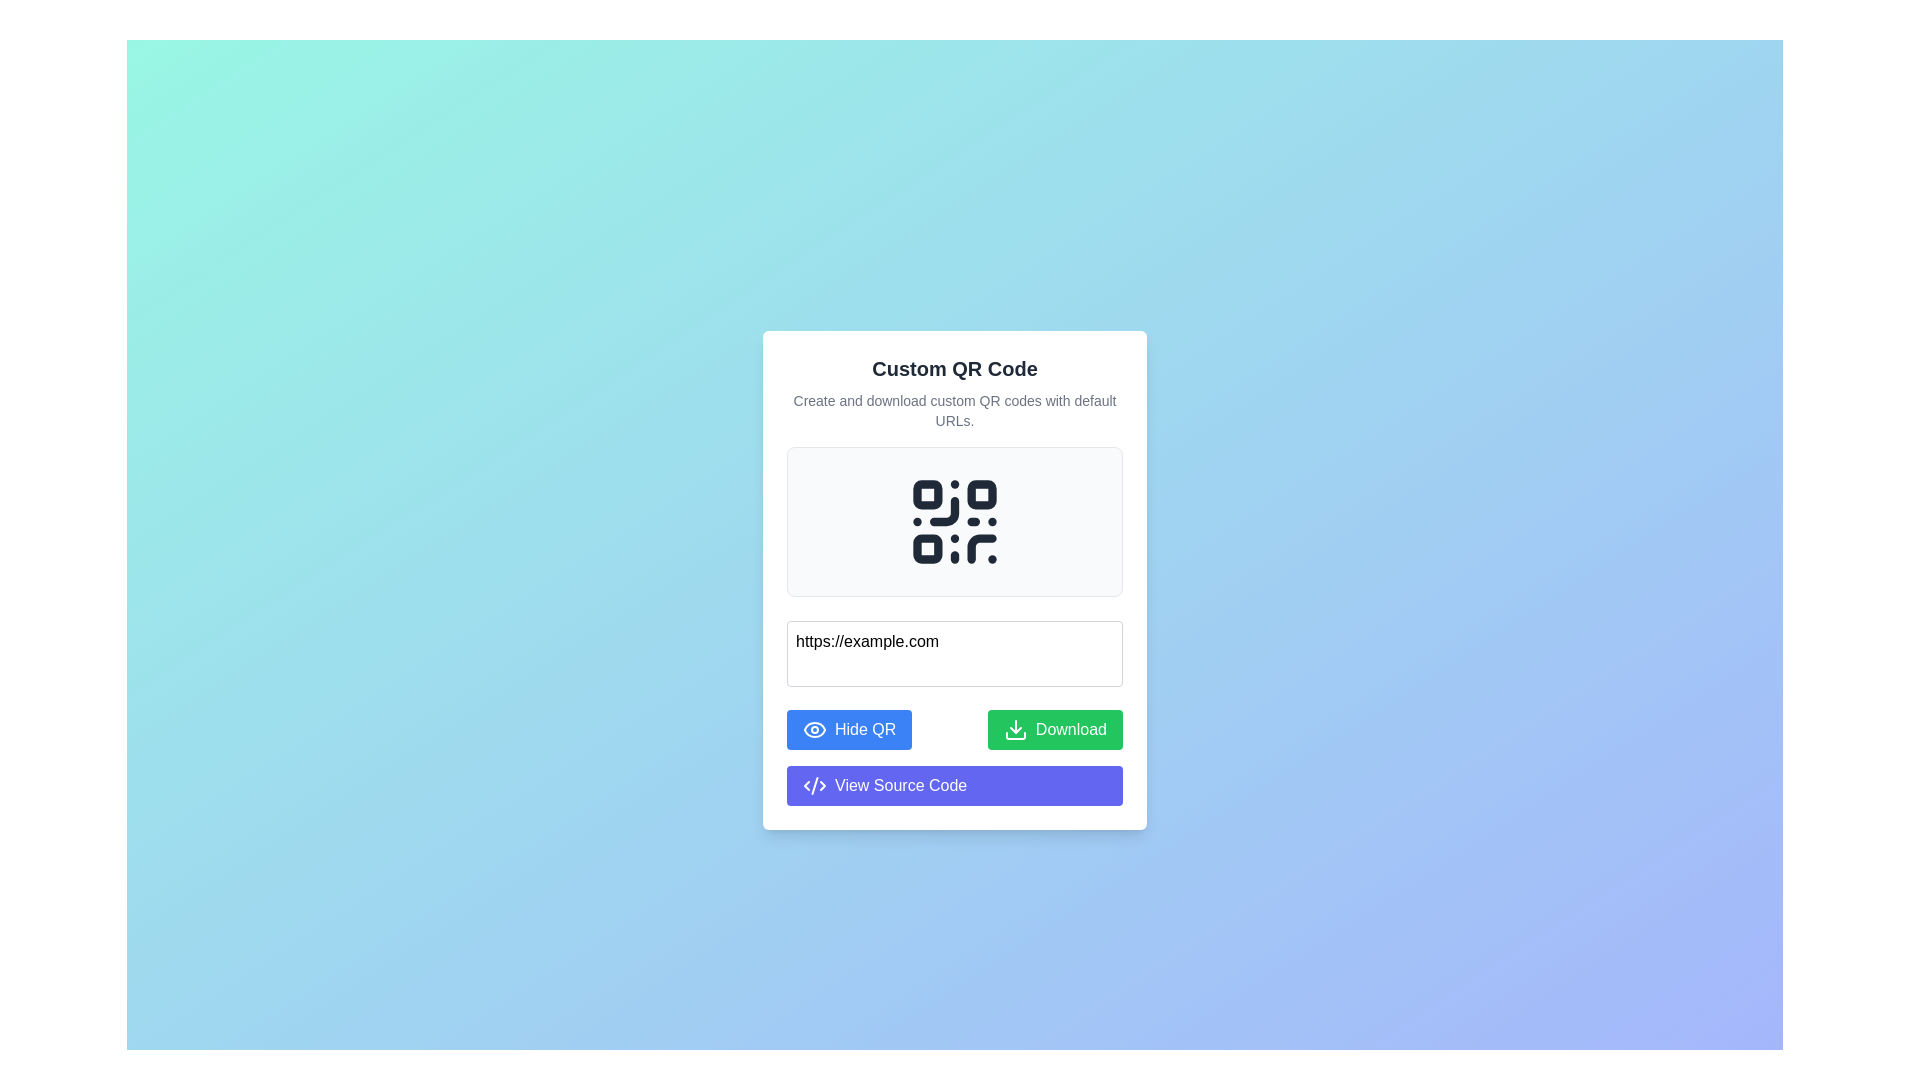 The width and height of the screenshot is (1920, 1080). I want to click on the green download icon with a white downward arrow, so click(1015, 729).